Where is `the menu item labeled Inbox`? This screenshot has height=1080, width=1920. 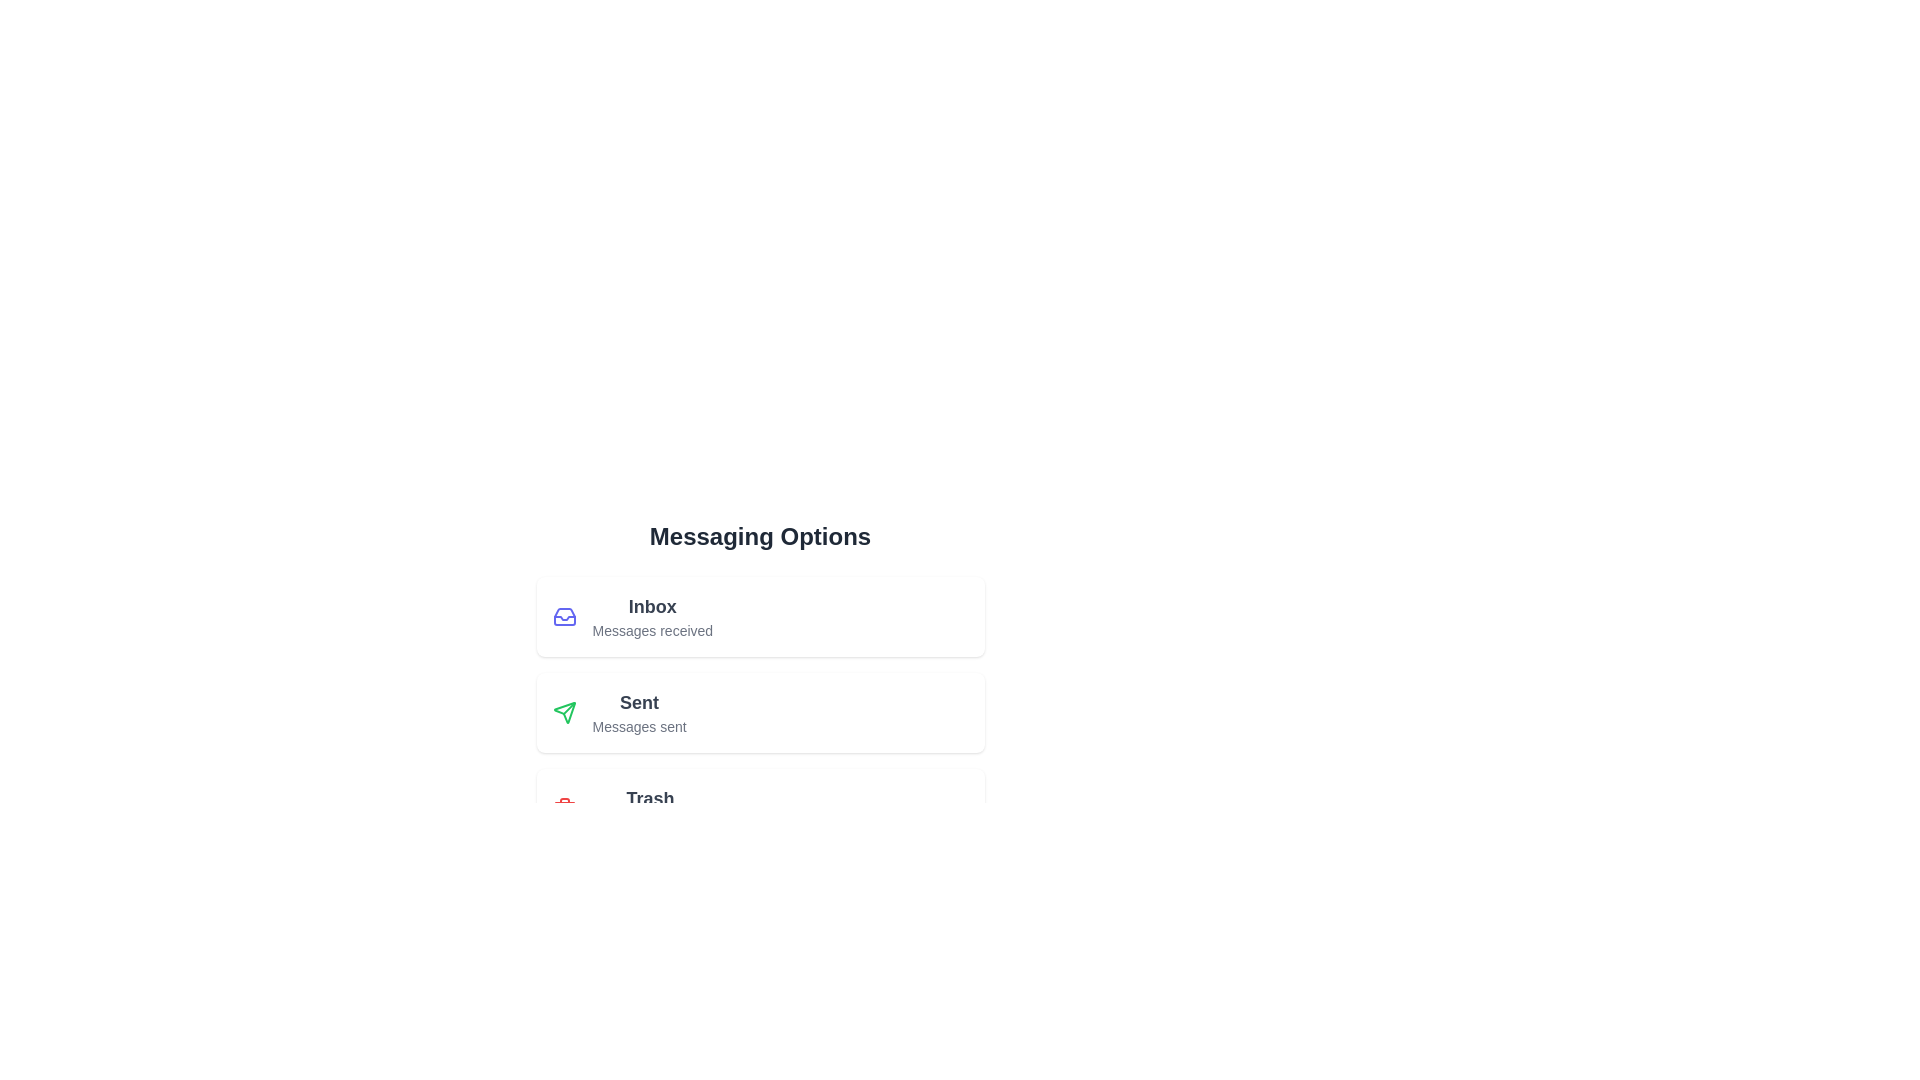 the menu item labeled Inbox is located at coordinates (759, 616).